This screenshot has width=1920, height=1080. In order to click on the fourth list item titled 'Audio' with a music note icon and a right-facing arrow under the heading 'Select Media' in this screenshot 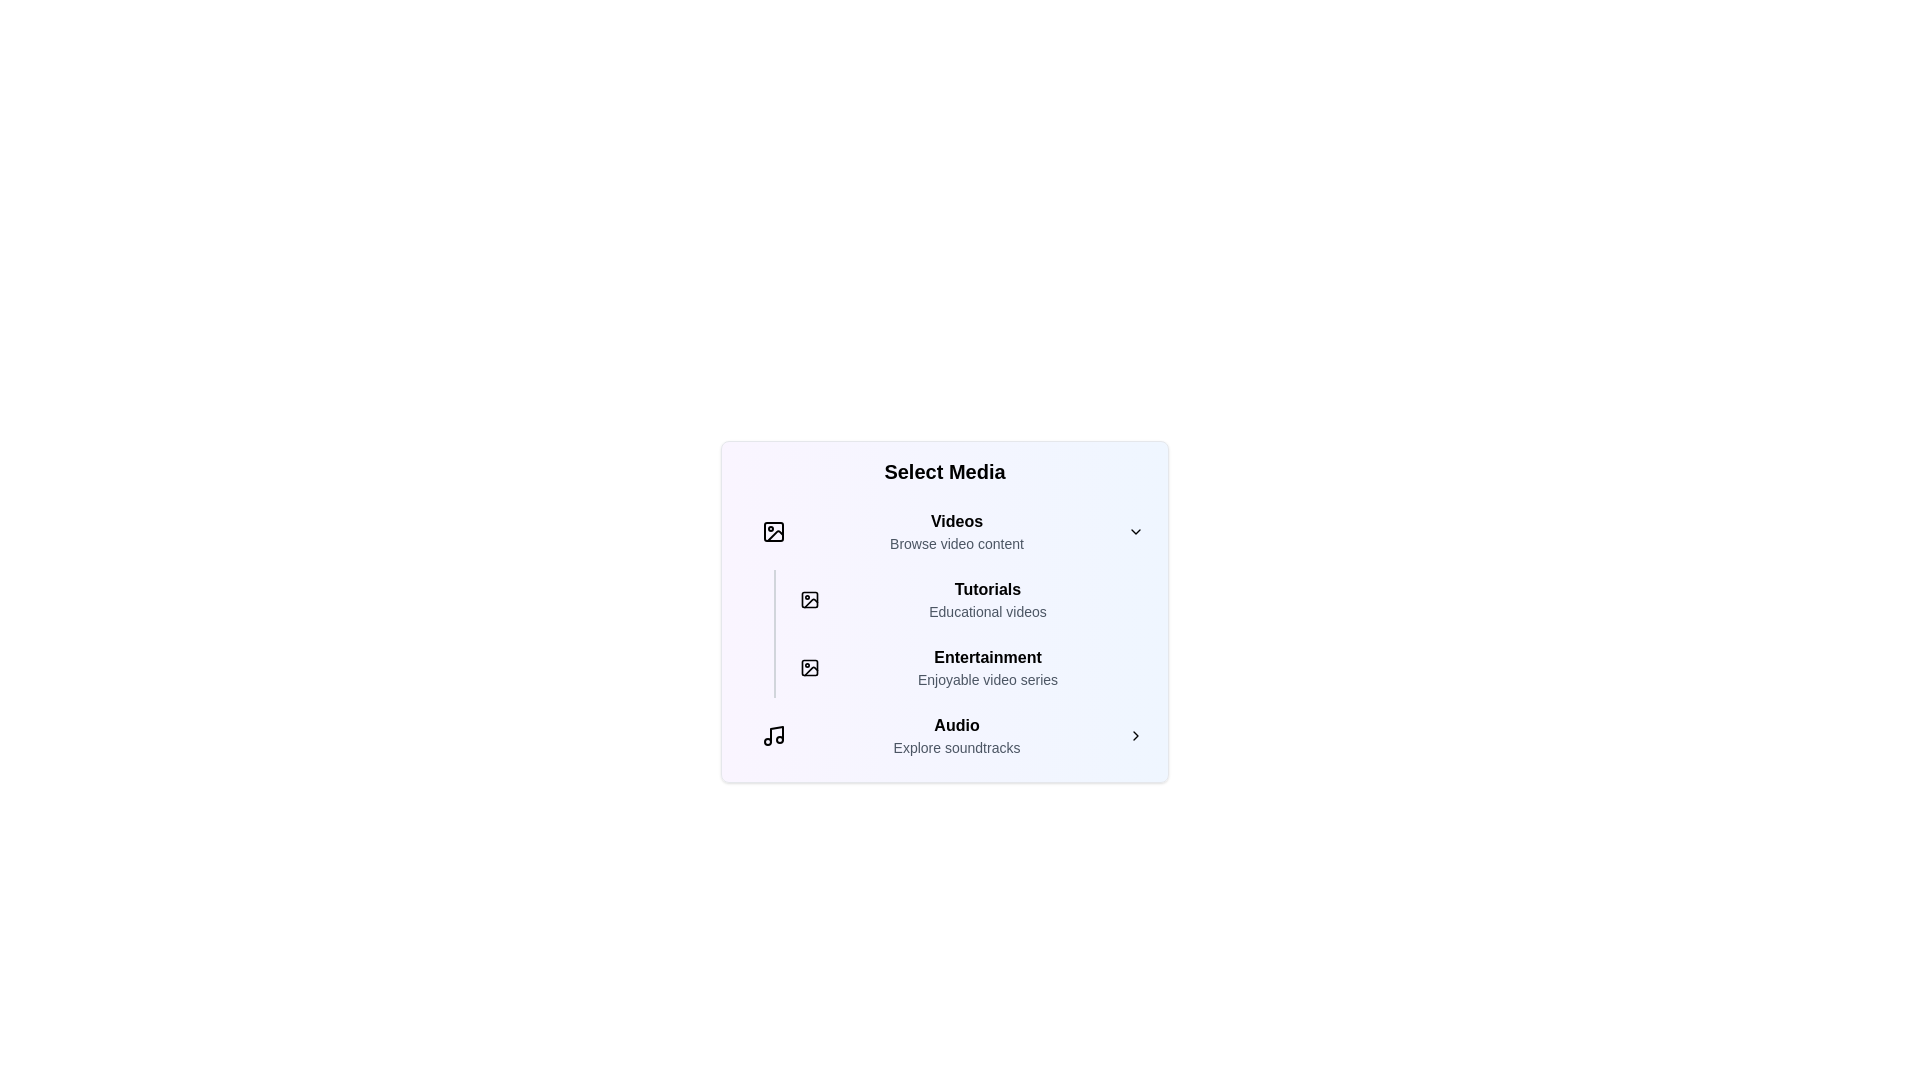, I will do `click(952, 736)`.